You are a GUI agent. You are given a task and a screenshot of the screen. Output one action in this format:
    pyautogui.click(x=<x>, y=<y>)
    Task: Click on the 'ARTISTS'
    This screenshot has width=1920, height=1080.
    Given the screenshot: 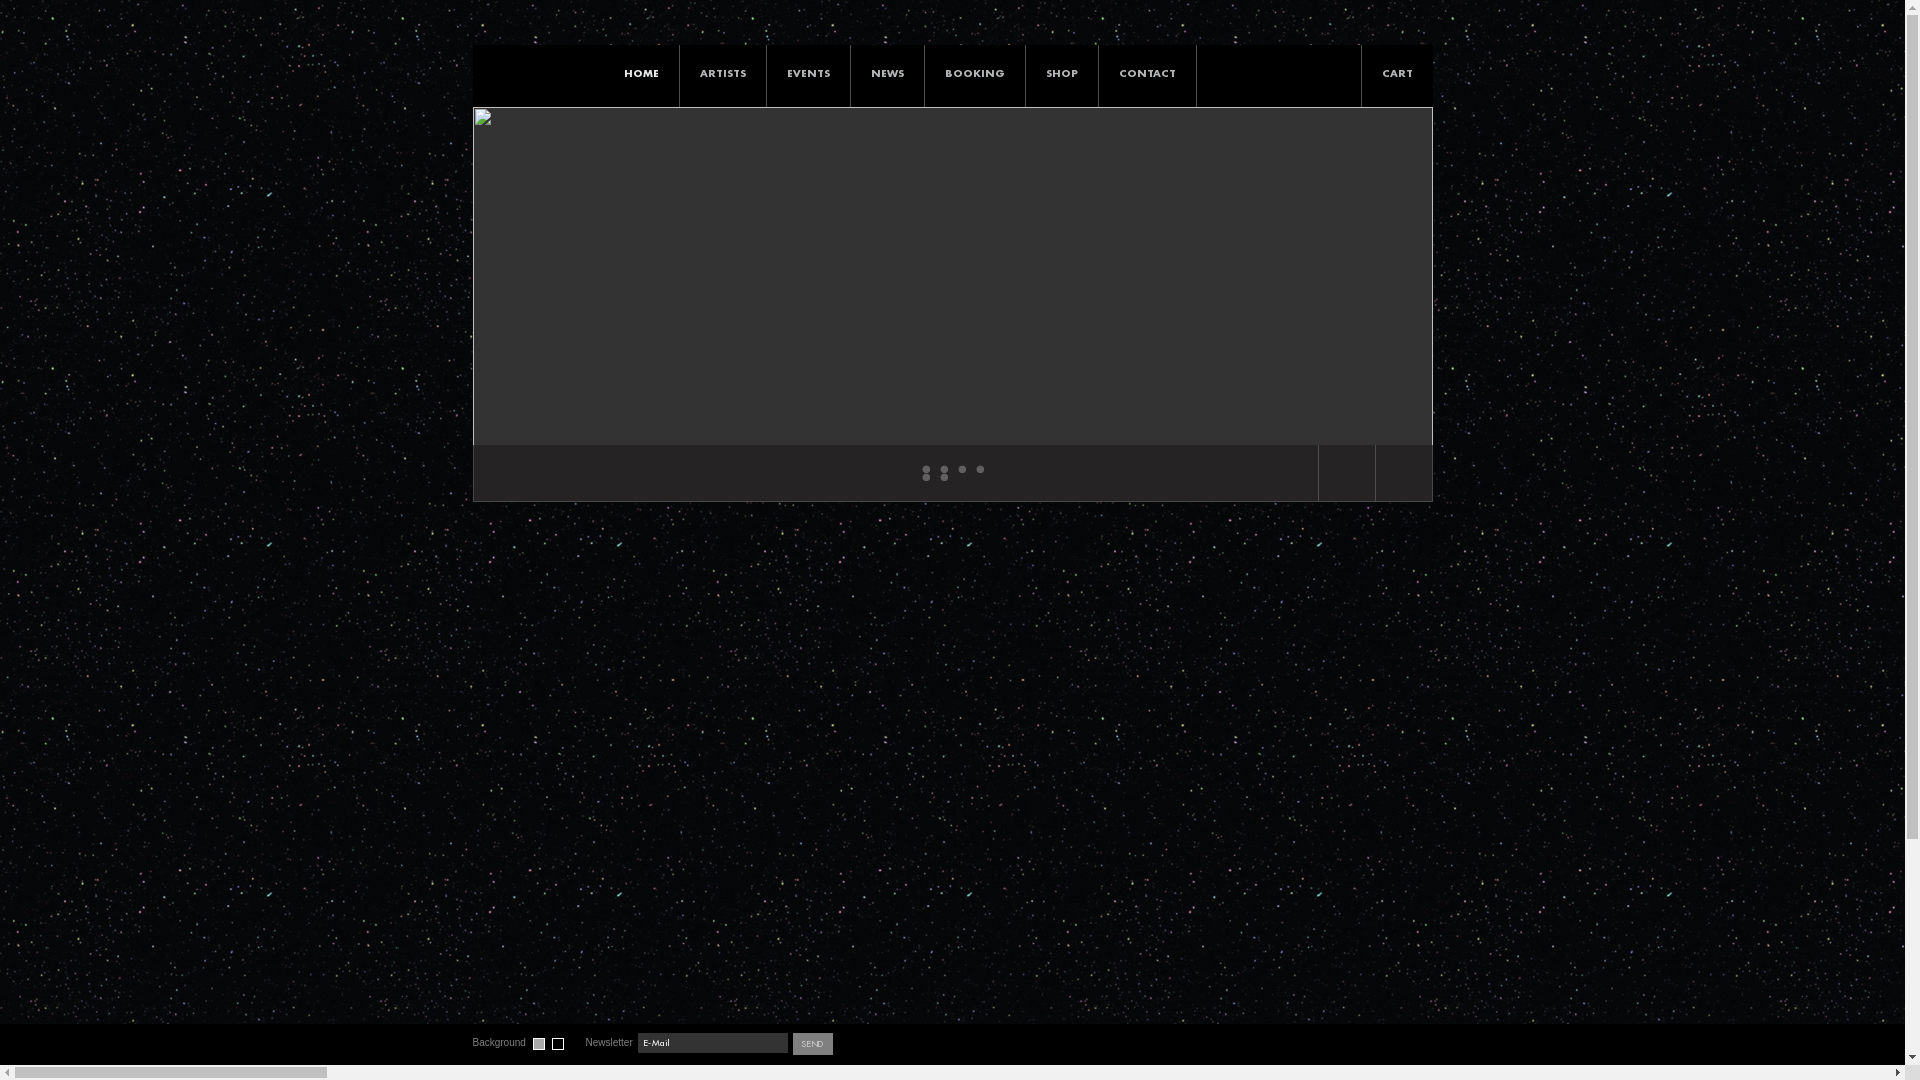 What is the action you would take?
    pyautogui.click(x=722, y=72)
    